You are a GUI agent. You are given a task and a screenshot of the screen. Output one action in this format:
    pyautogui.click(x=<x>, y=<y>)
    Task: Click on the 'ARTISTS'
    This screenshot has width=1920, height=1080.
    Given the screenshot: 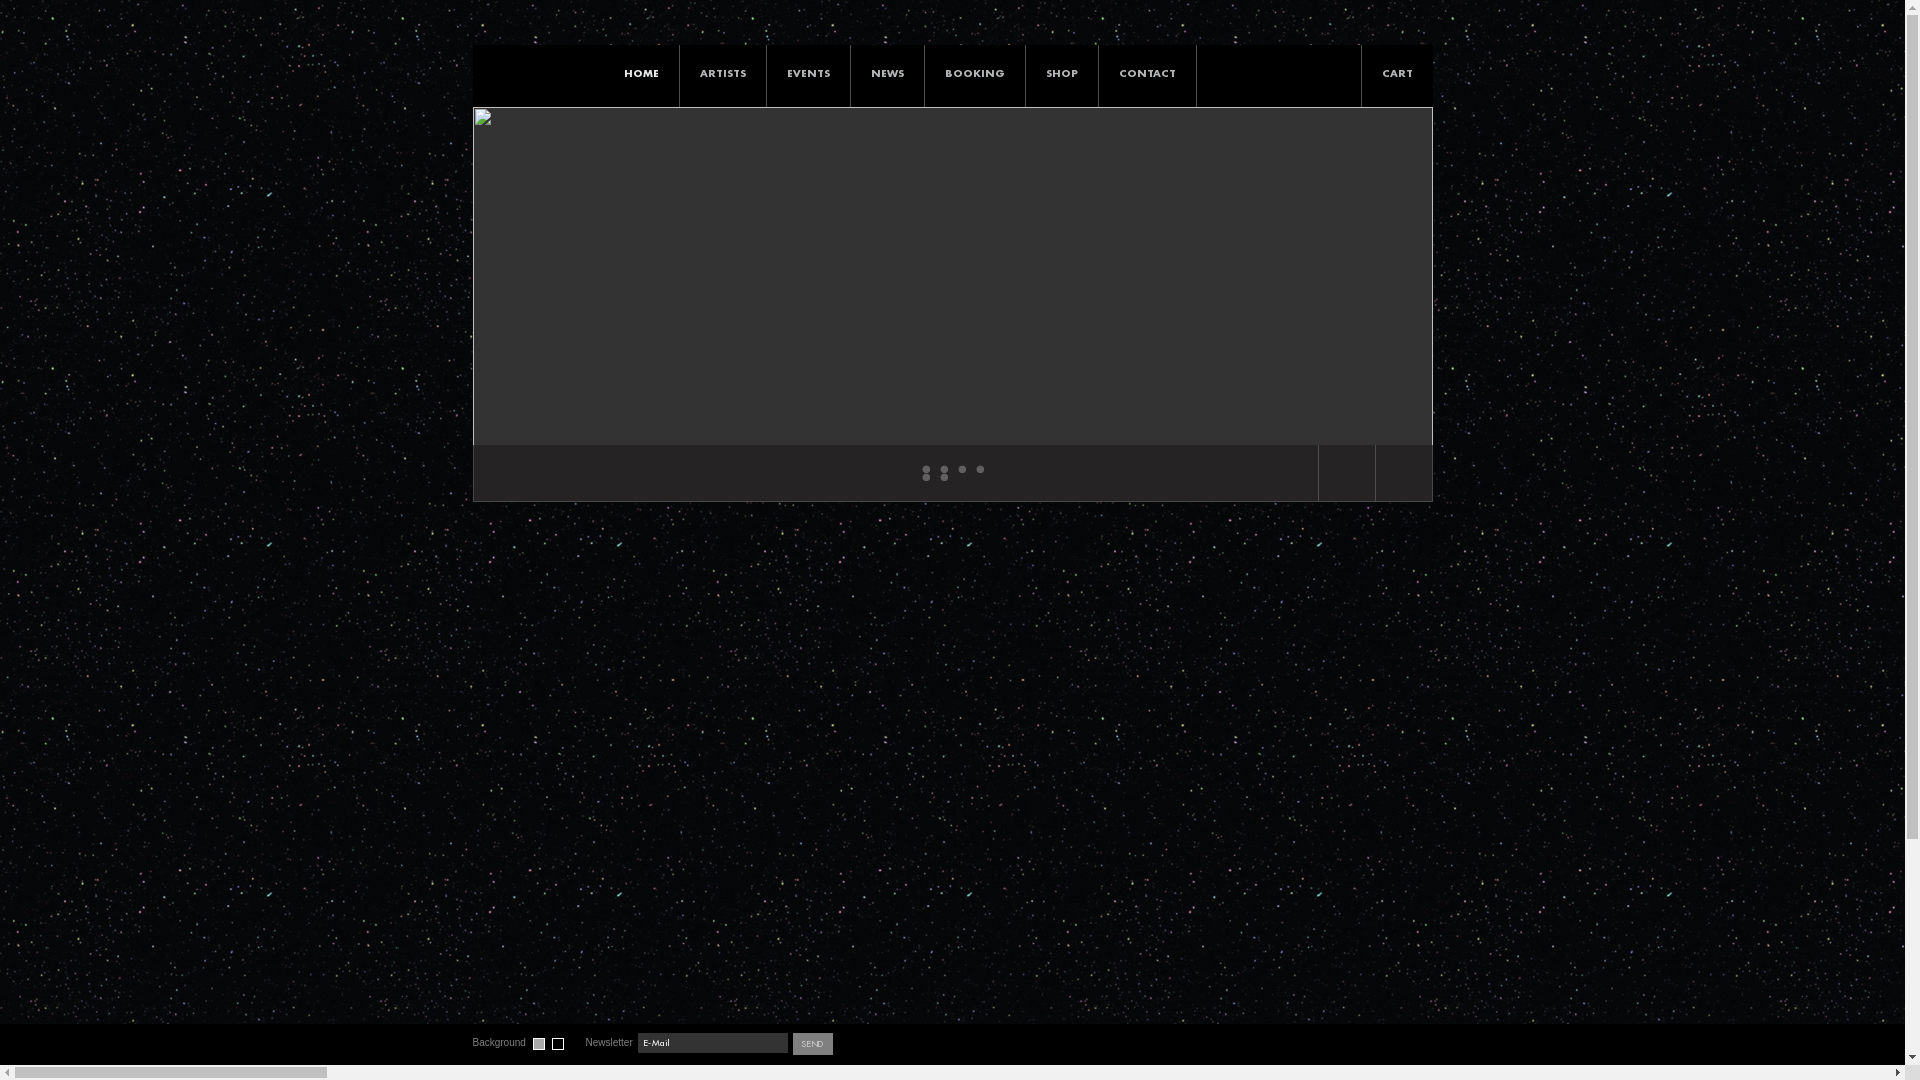 What is the action you would take?
    pyautogui.click(x=722, y=72)
    